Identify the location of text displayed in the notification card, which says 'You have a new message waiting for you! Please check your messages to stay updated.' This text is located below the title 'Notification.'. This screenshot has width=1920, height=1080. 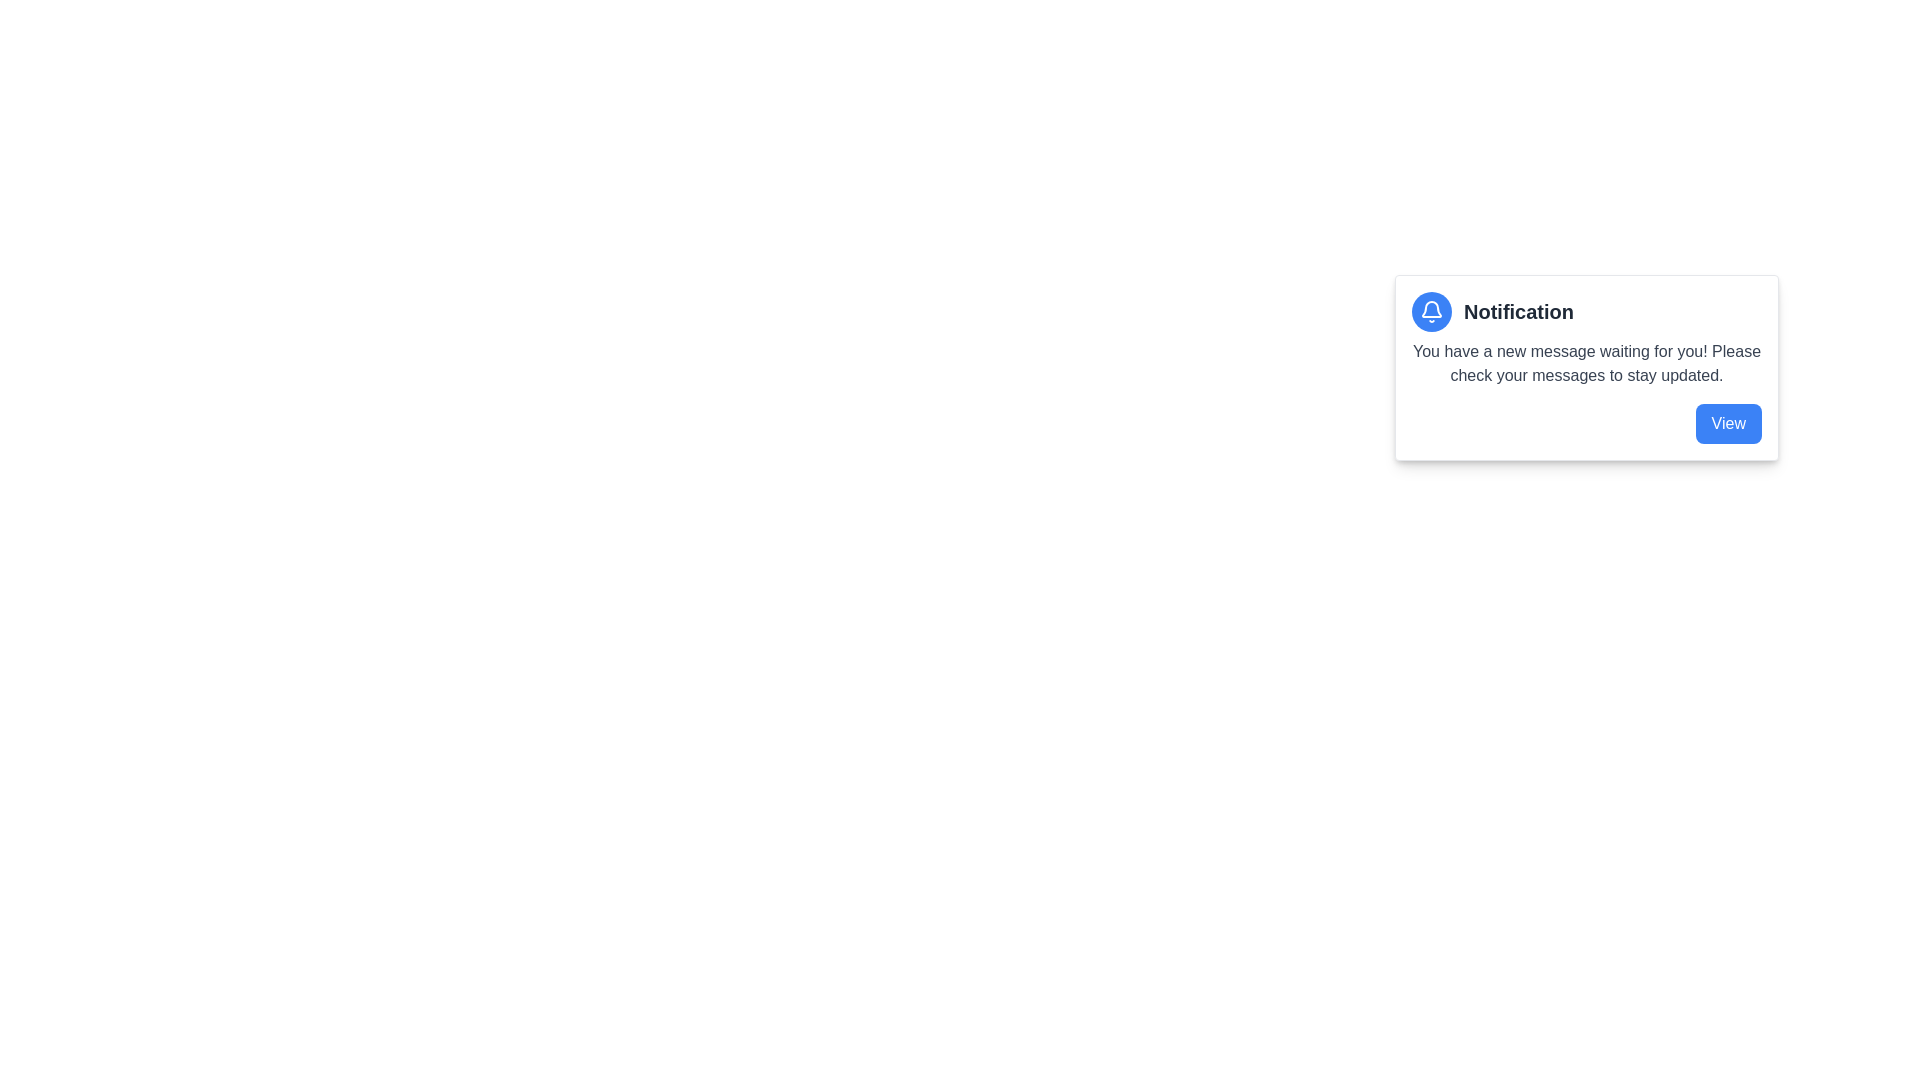
(1586, 363).